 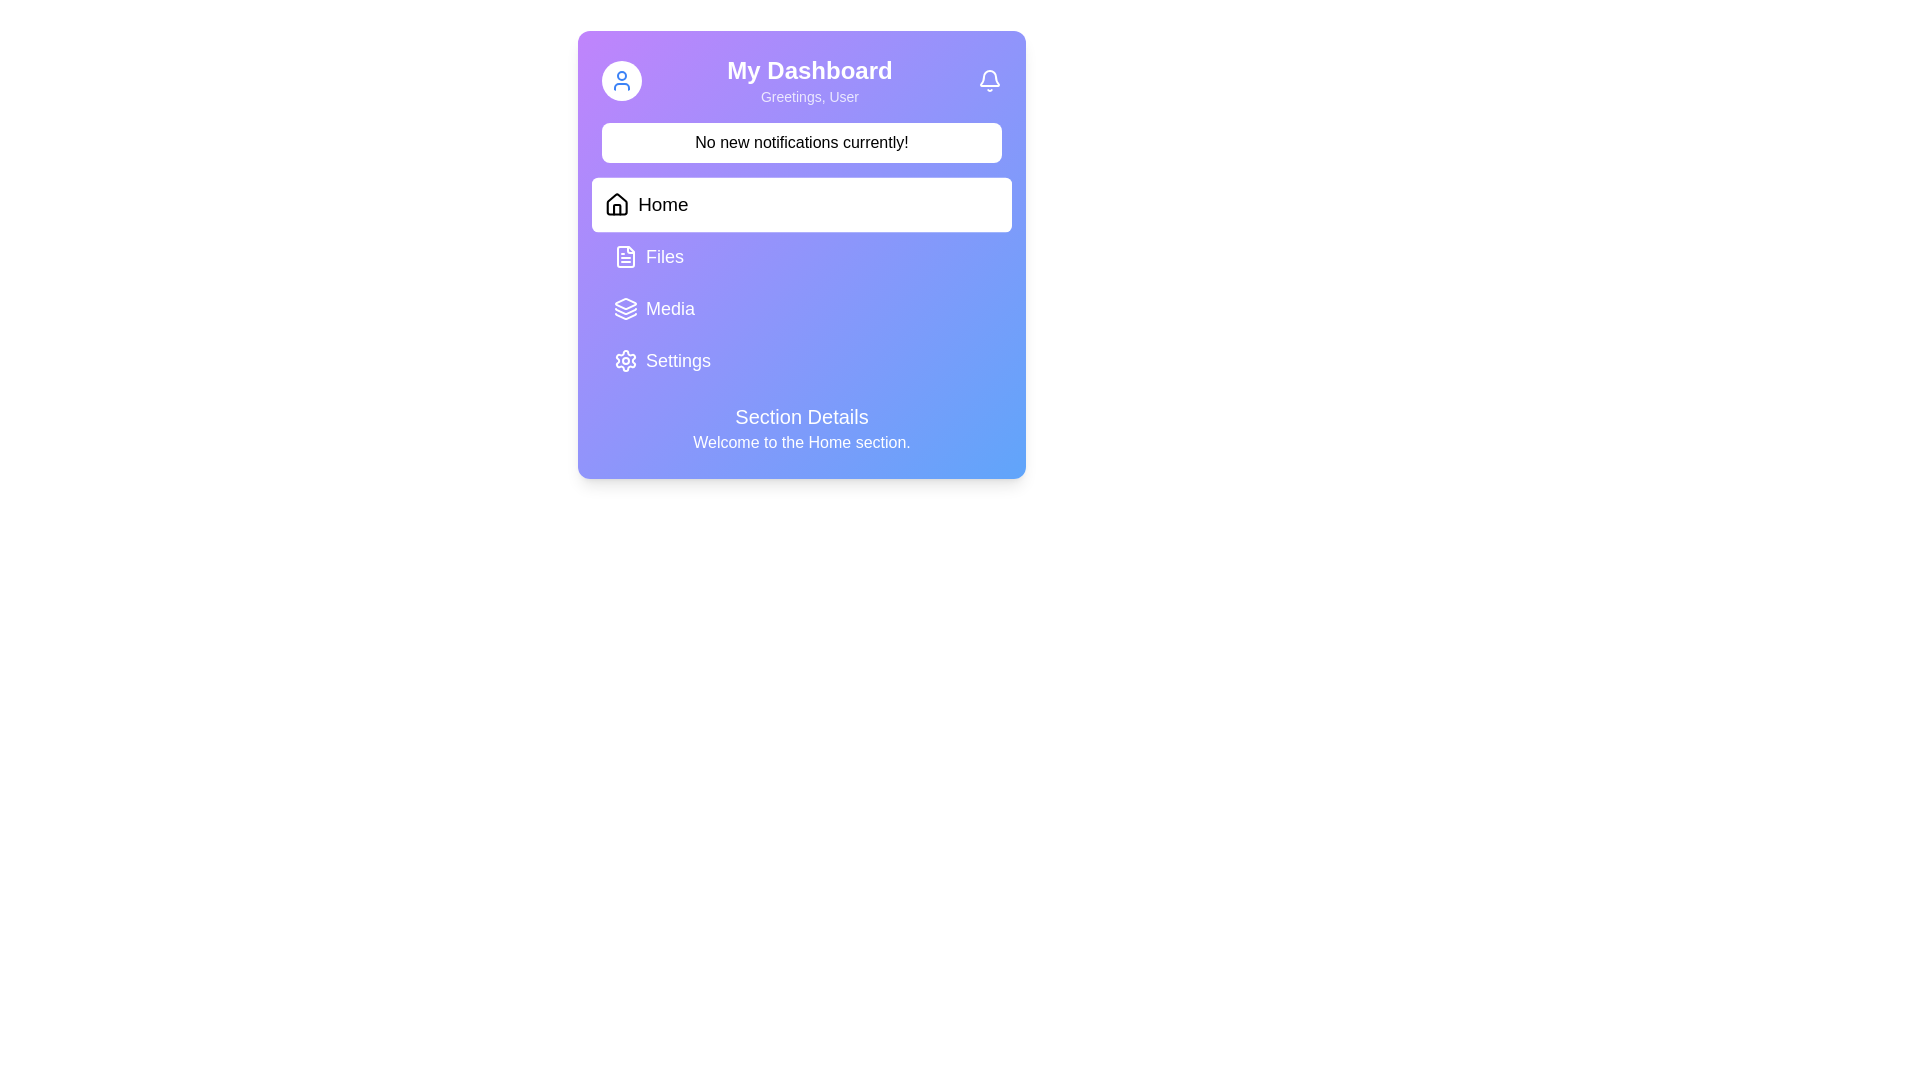 I want to click on the SVG icon labeled 'Media' that is styled with a stroke outline and is located in the vertical navigation list, so click(x=624, y=308).